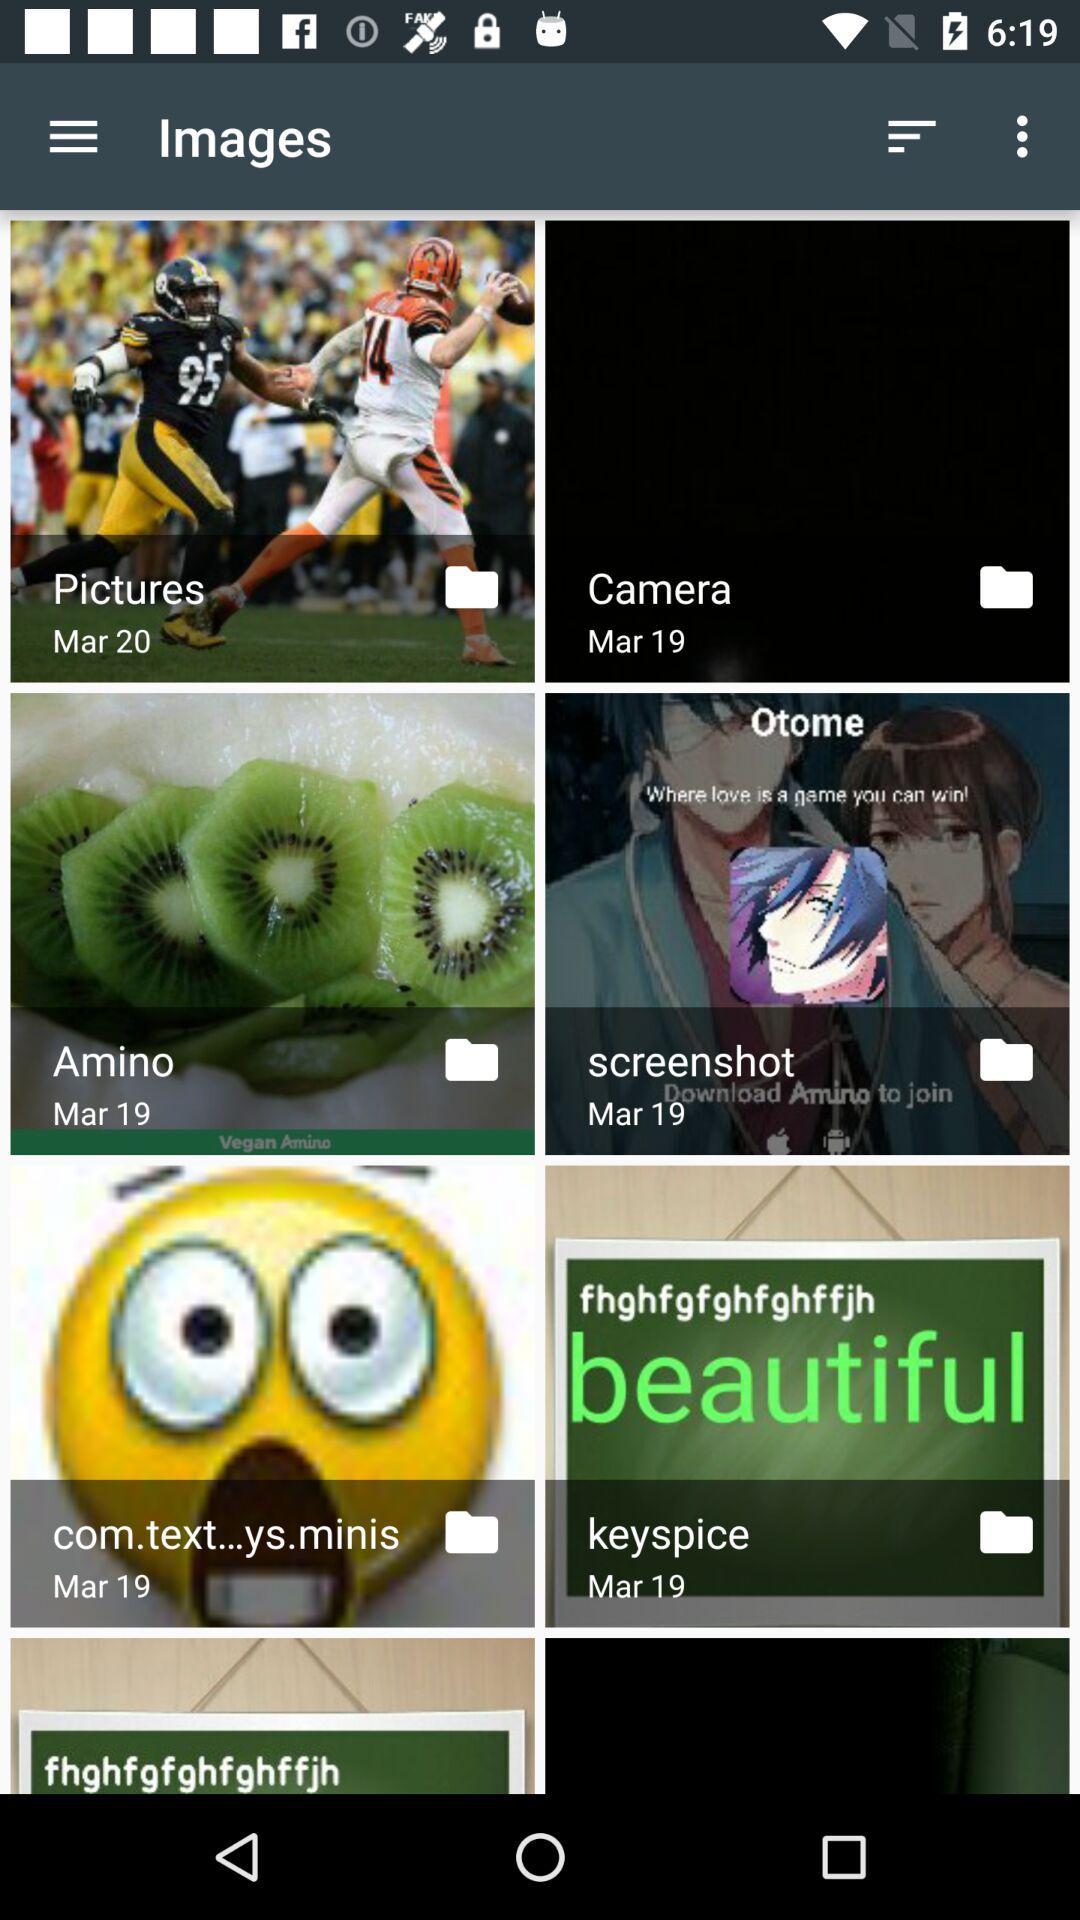  I want to click on the app to the left of images icon, so click(72, 135).